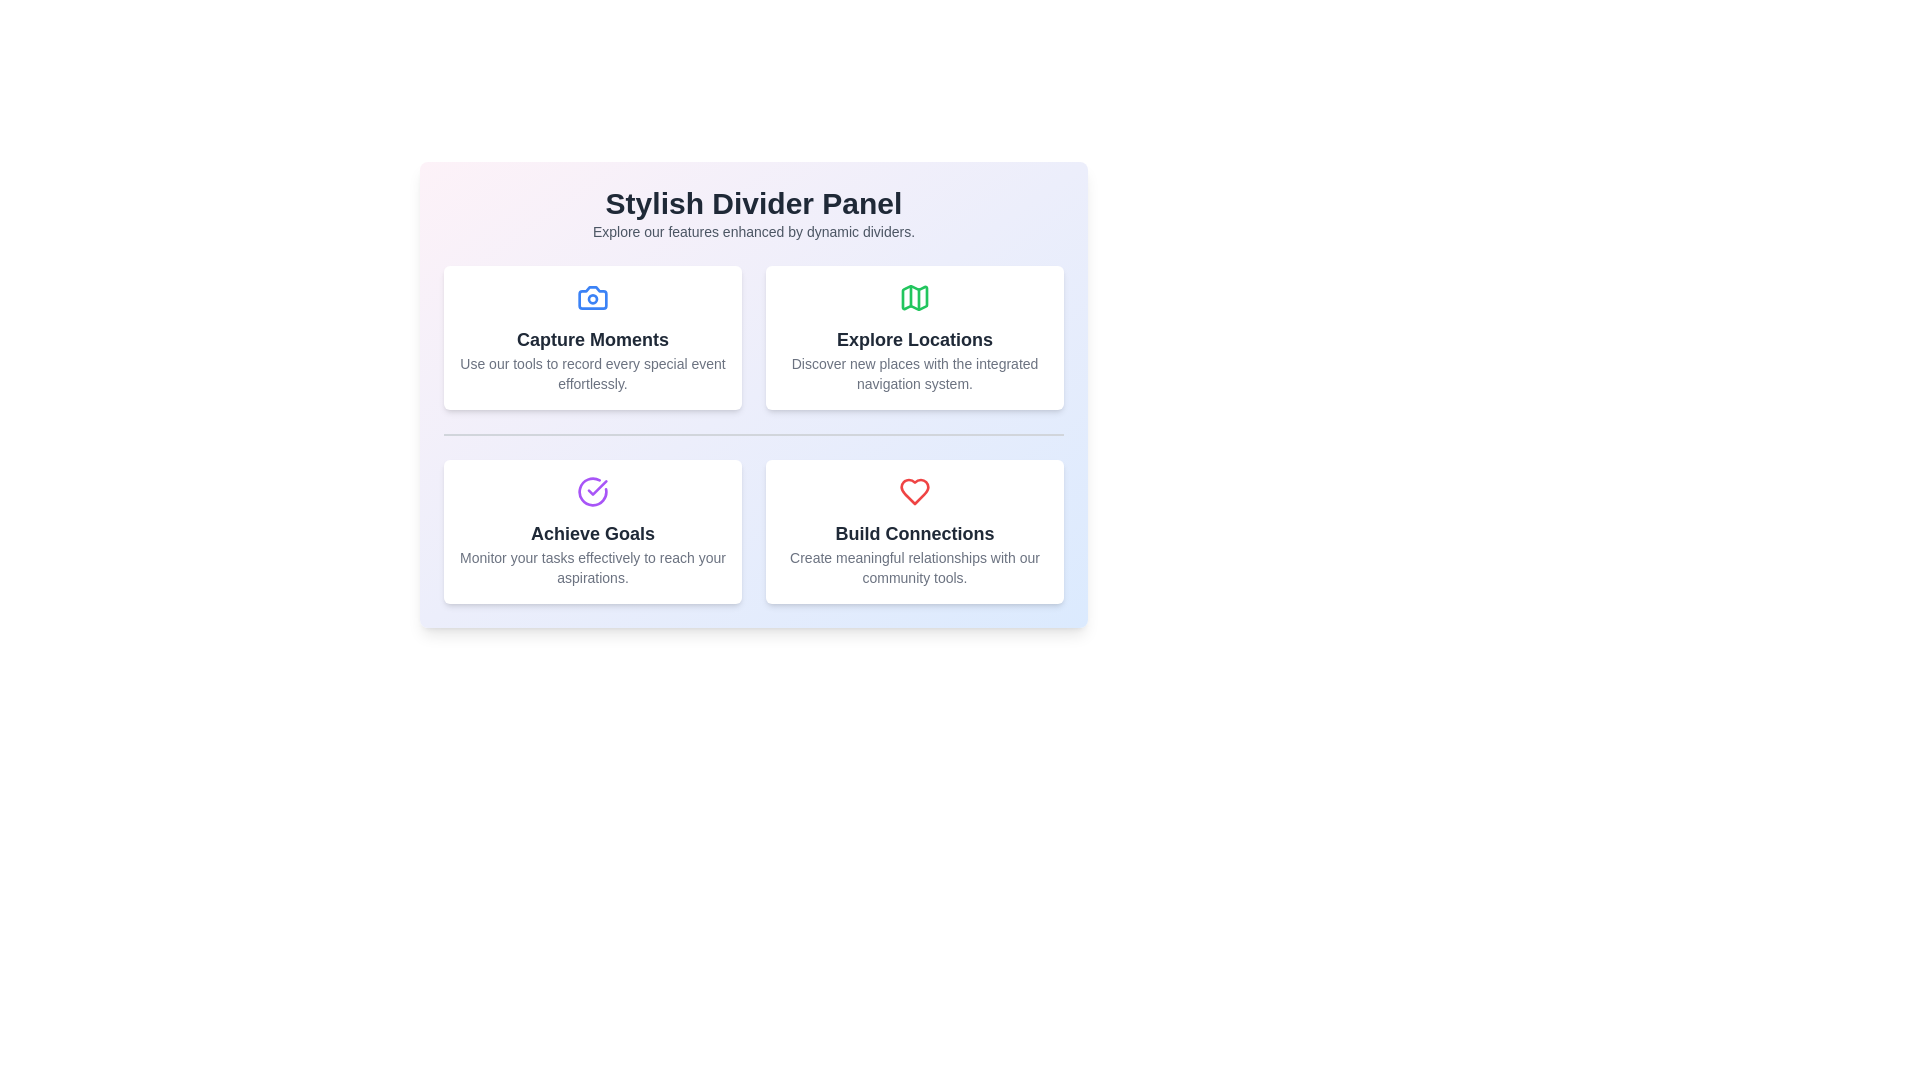 The height and width of the screenshot is (1080, 1920). What do you see at coordinates (592, 532) in the screenshot?
I see `the static text heading that reads 'Achieve Goals', which is styled in bold and centered aligned, located in the lower-left card of a four-card layout` at bounding box center [592, 532].